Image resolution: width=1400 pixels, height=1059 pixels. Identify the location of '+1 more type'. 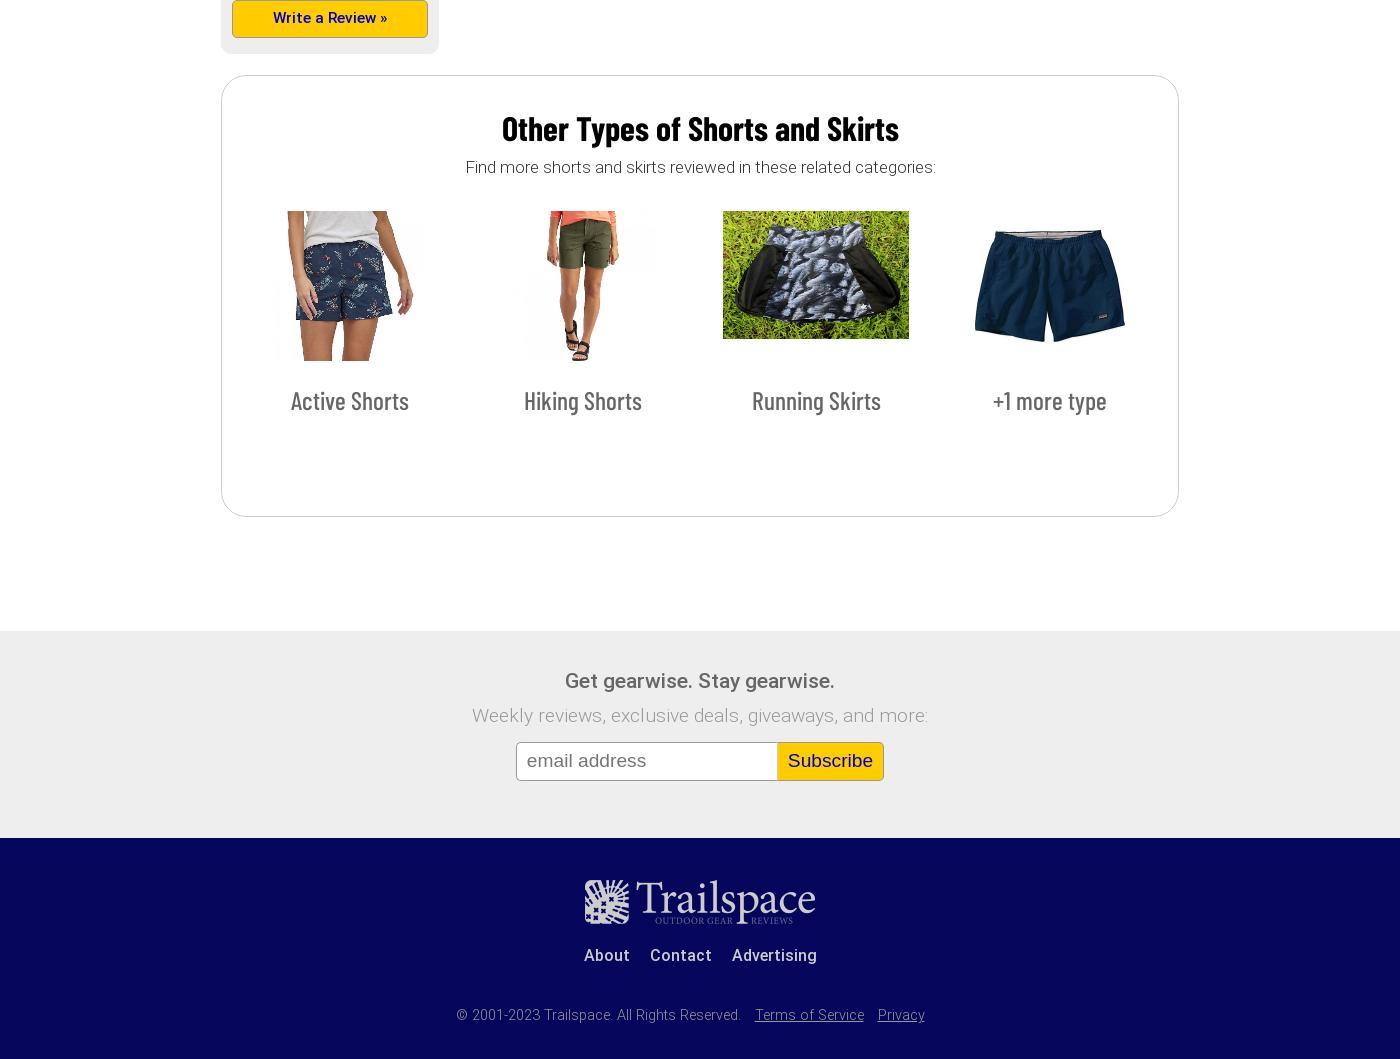
(1049, 398).